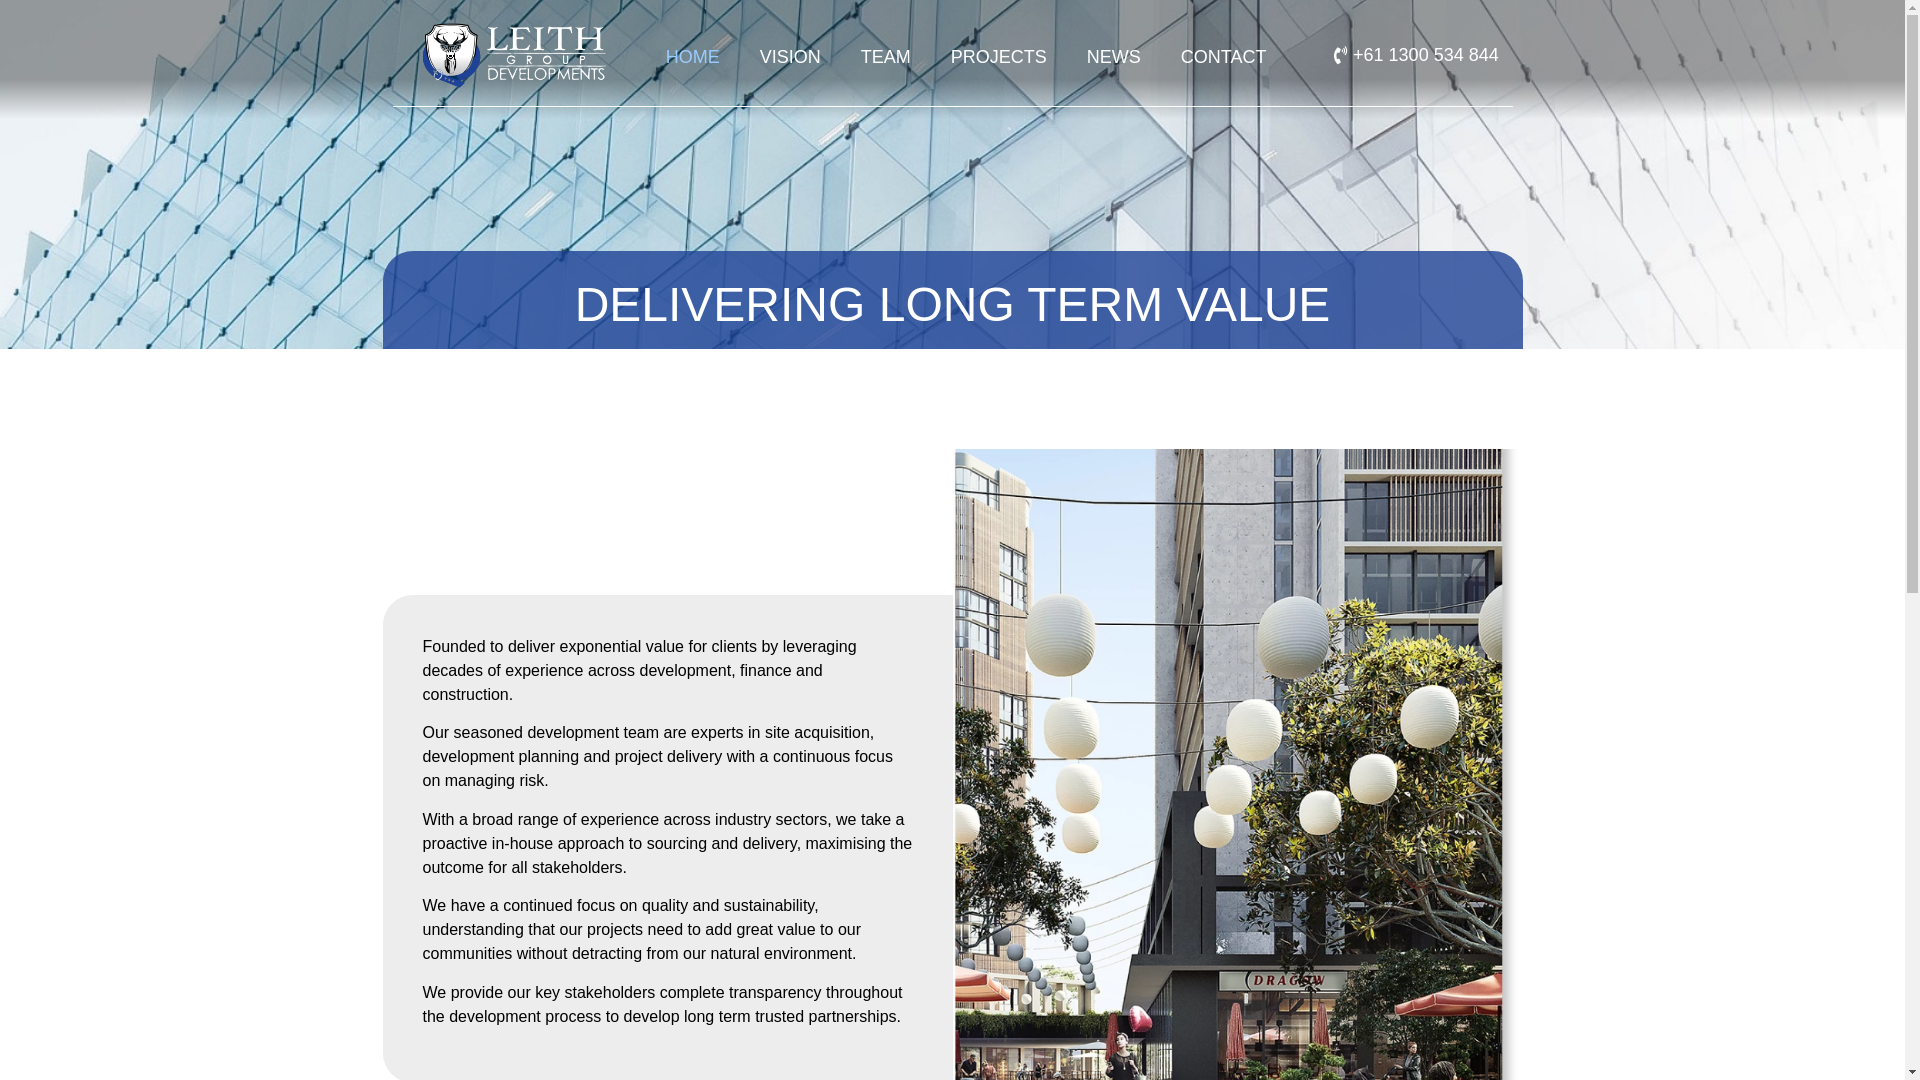  Describe the element at coordinates (692, 56) in the screenshot. I see `'HOME'` at that location.